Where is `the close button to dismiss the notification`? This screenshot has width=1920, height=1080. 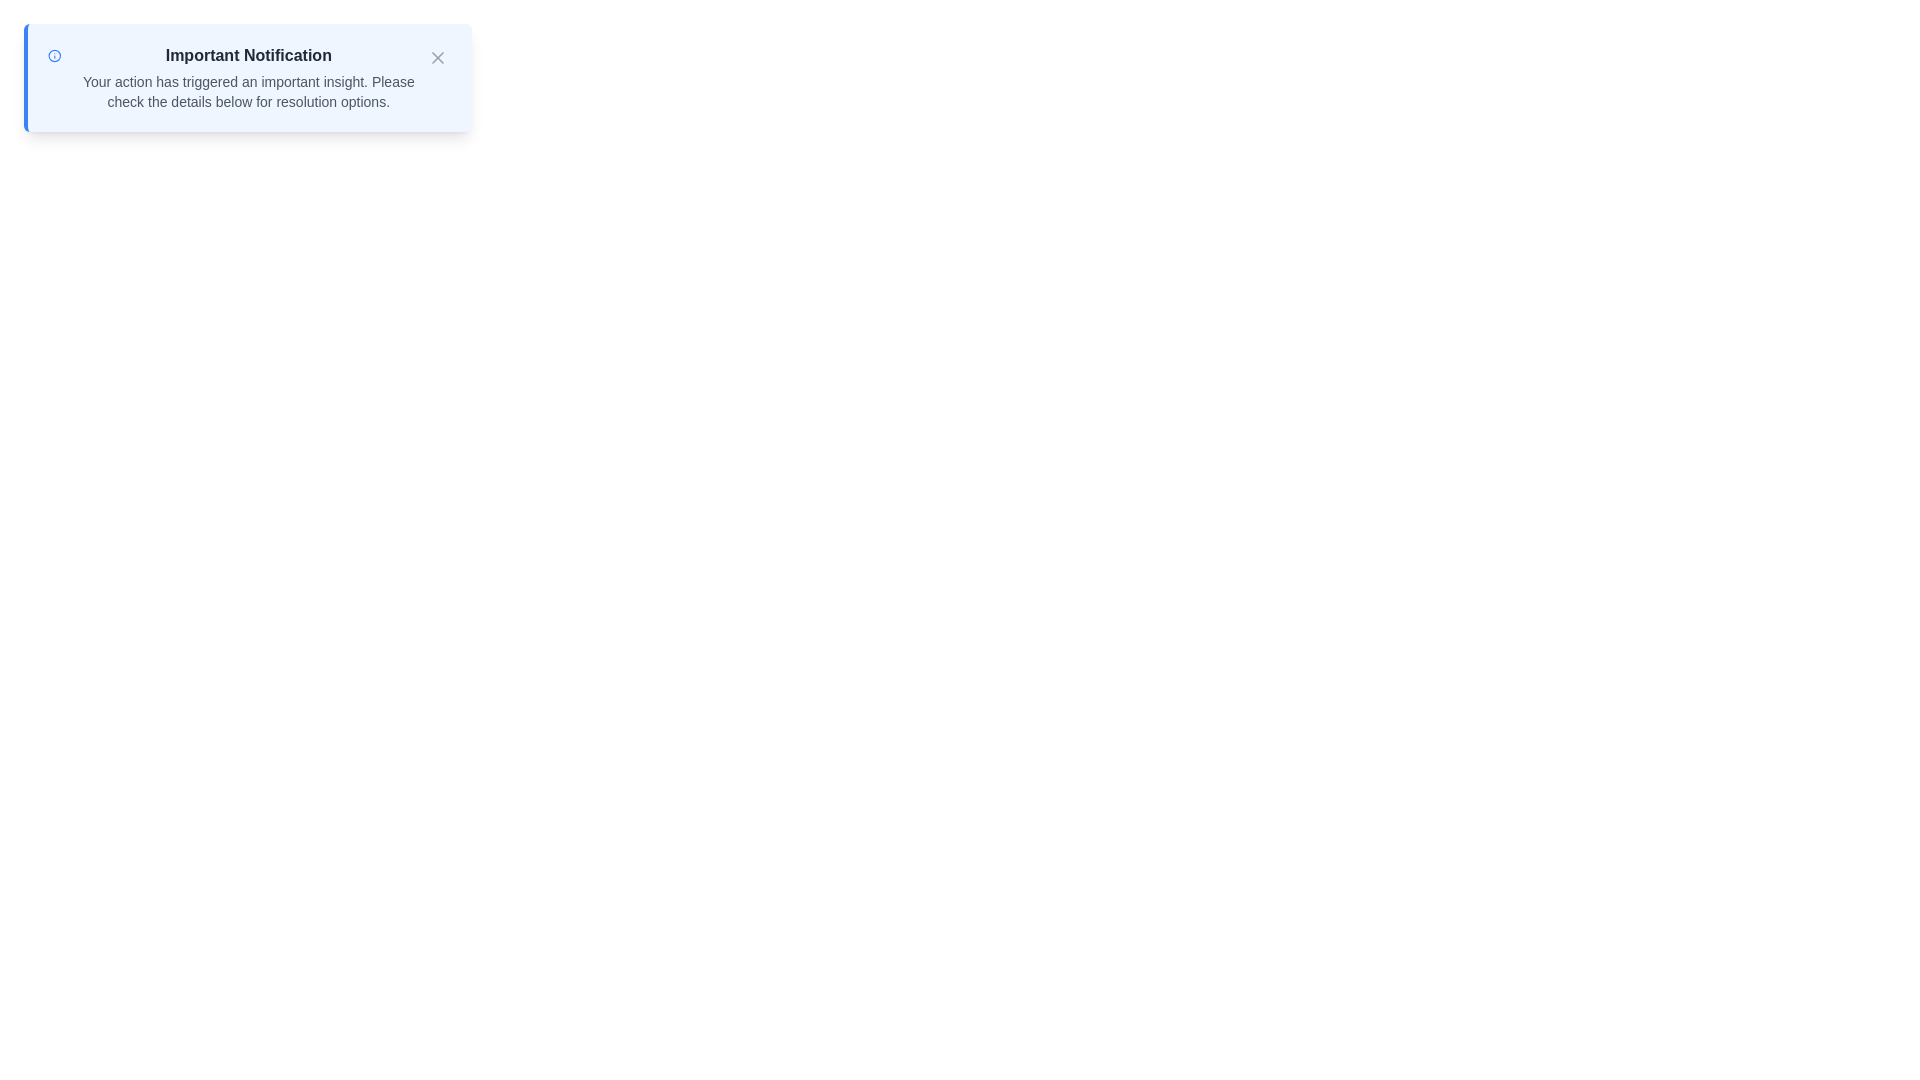
the close button to dismiss the notification is located at coordinates (436, 56).